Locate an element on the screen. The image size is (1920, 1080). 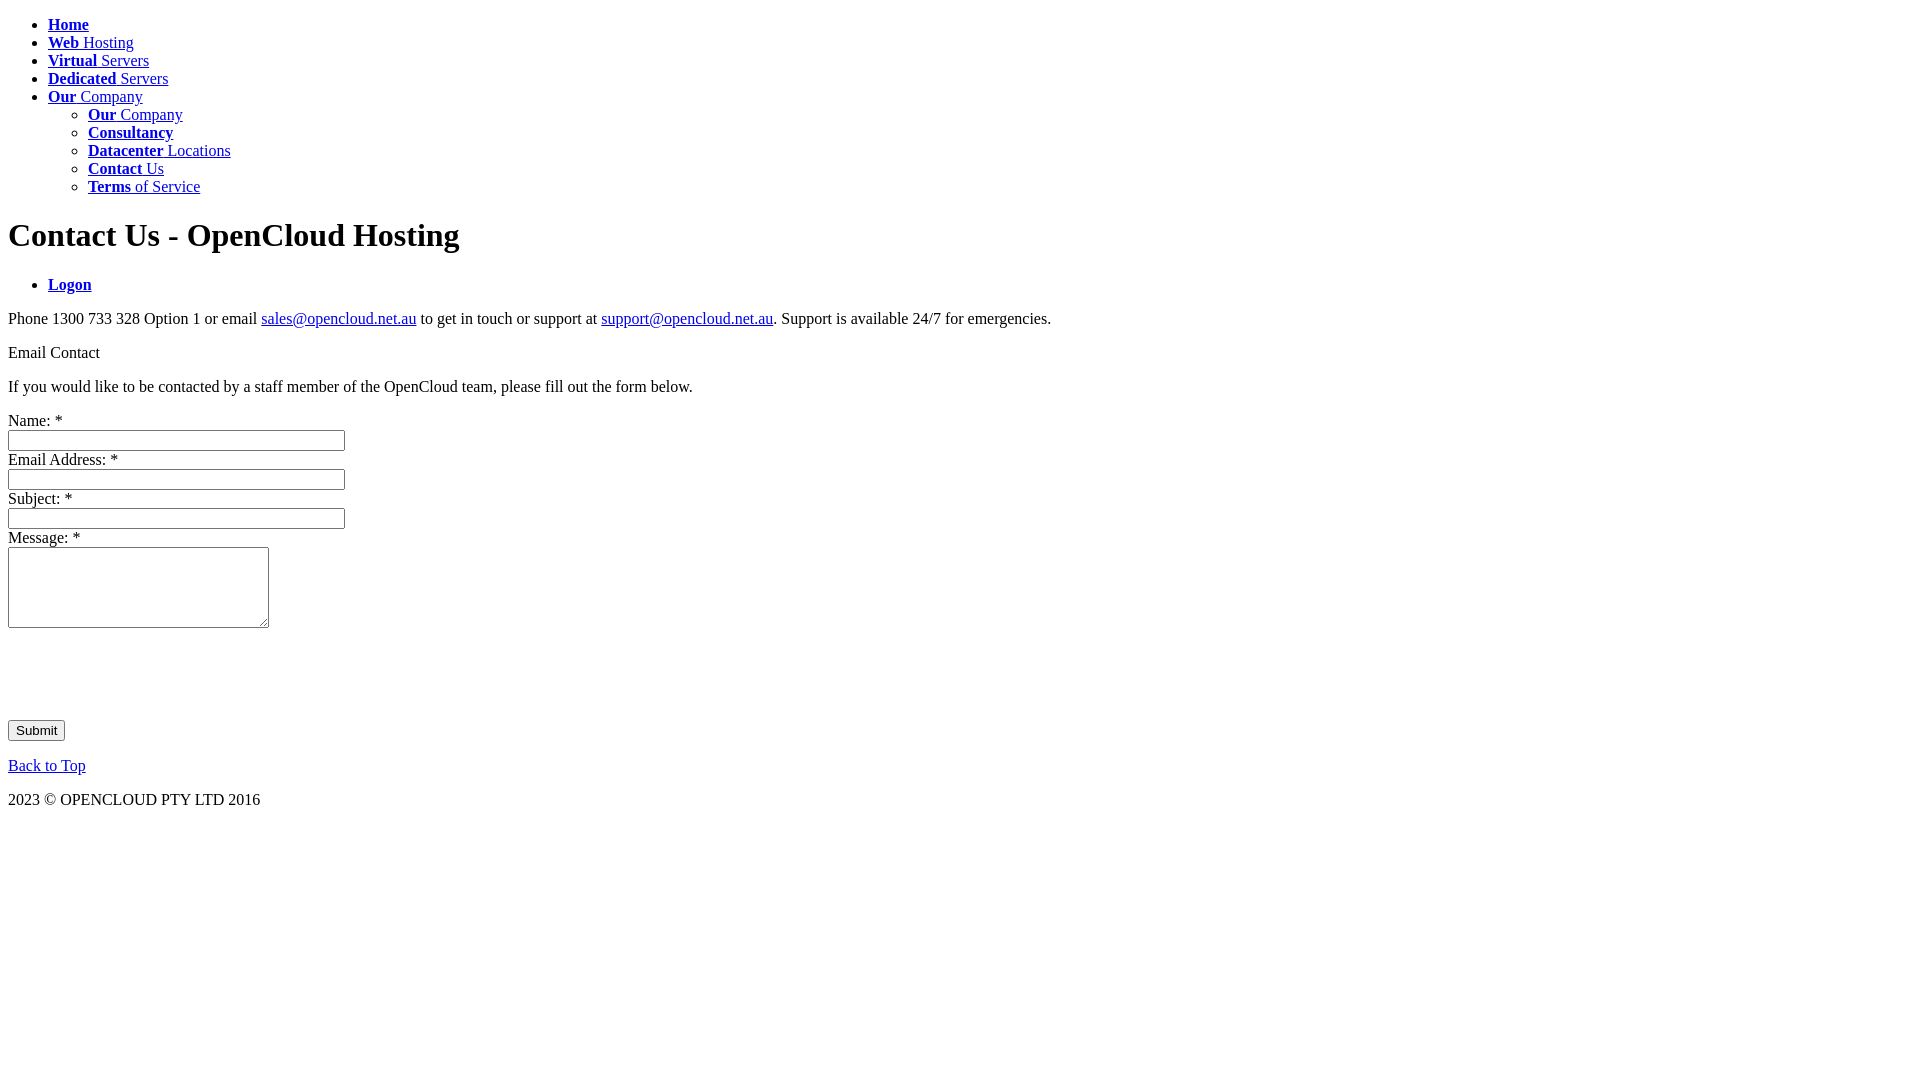
'Web Hosting' is located at coordinates (90, 42).